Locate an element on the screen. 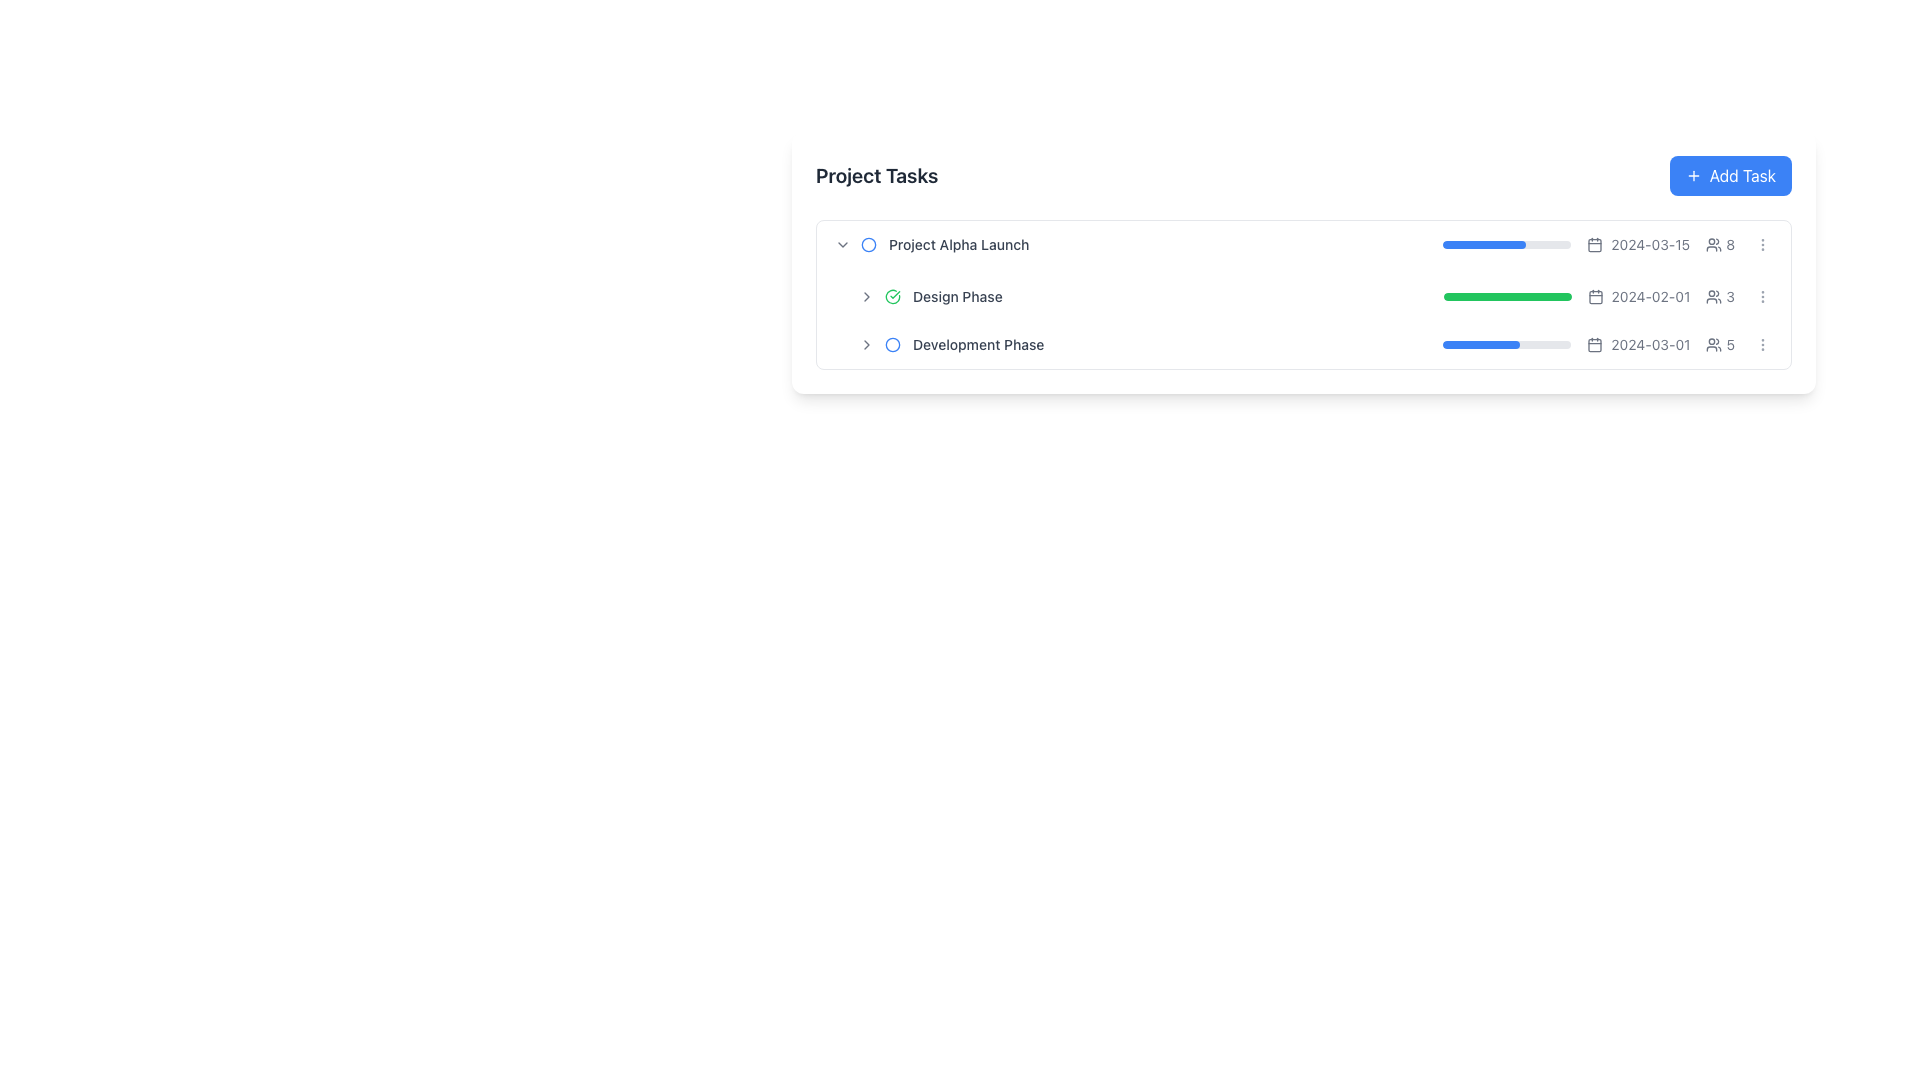 This screenshot has height=1080, width=1920. the toggle icon is located at coordinates (843, 244).